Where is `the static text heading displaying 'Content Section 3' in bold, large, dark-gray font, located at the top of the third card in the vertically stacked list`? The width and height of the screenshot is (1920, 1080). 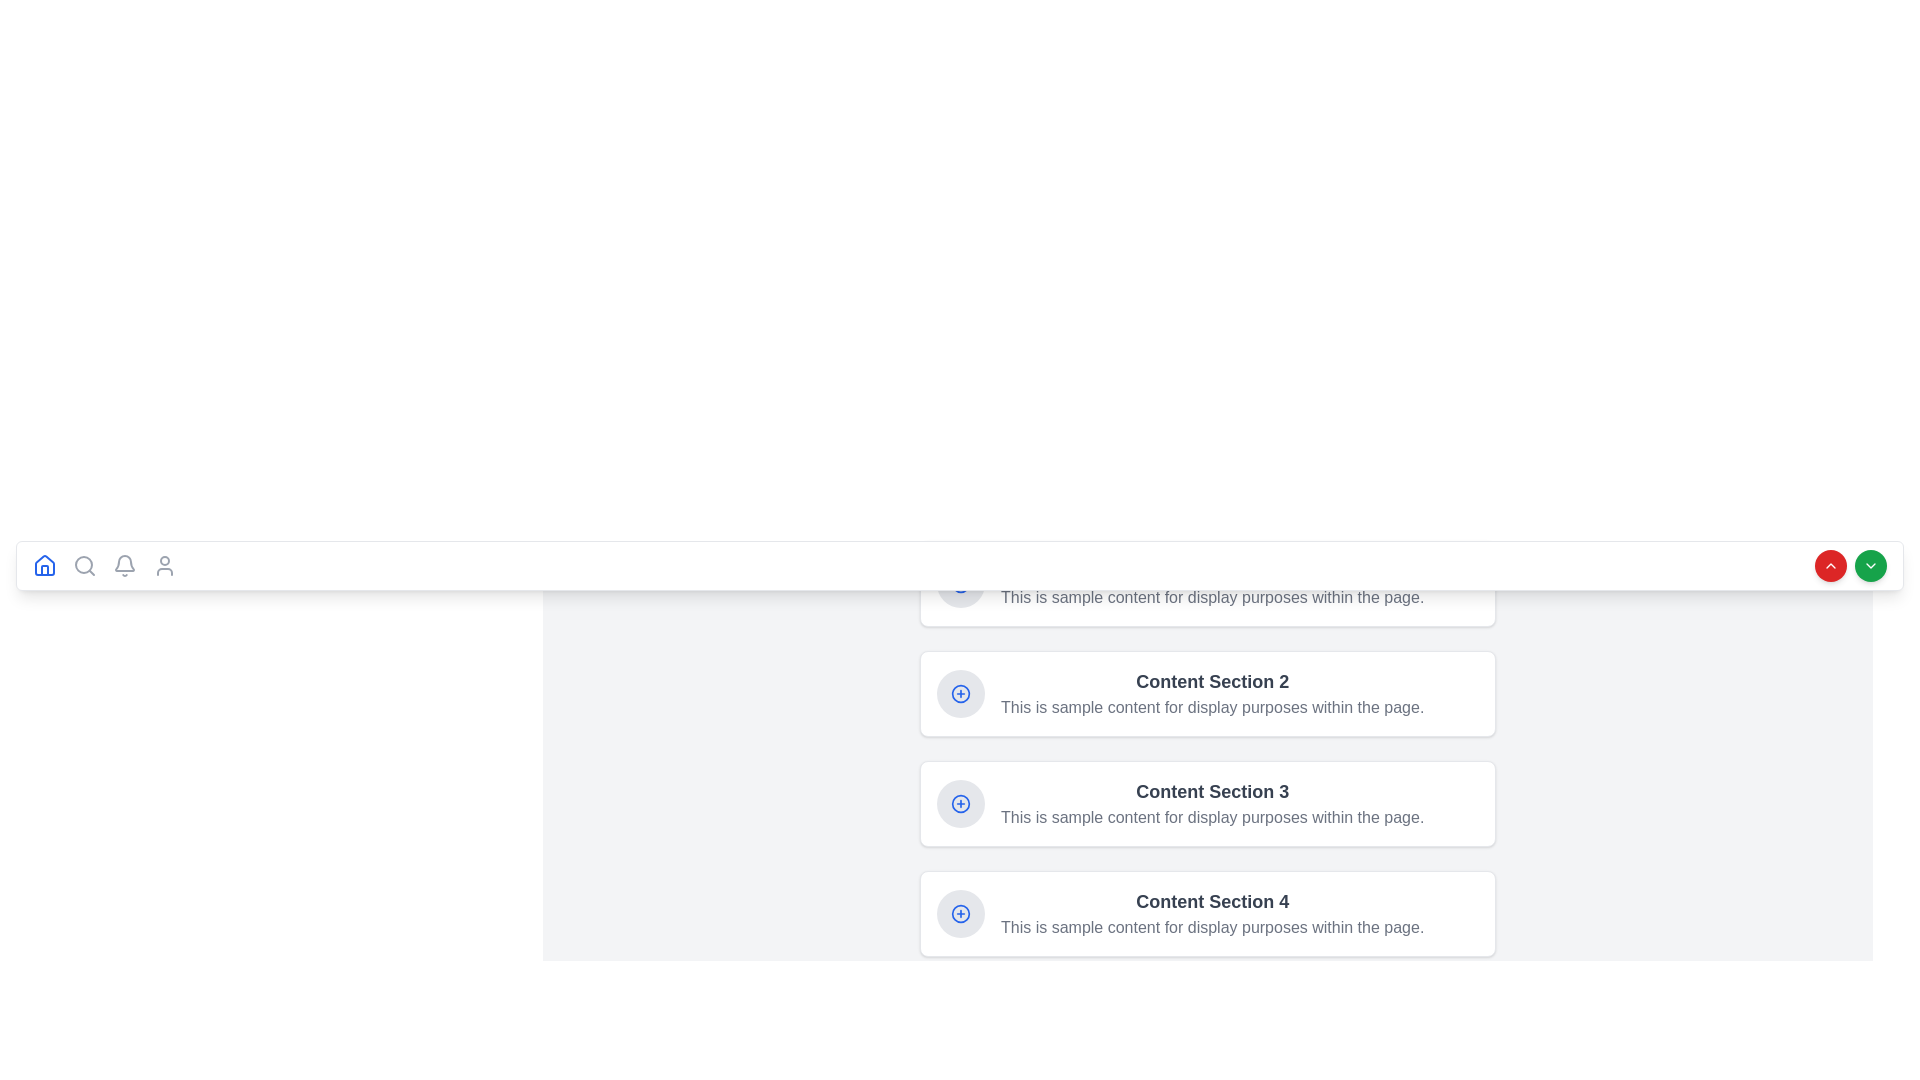
the static text heading displaying 'Content Section 3' in bold, large, dark-gray font, located at the top of the third card in the vertically stacked list is located at coordinates (1211, 790).